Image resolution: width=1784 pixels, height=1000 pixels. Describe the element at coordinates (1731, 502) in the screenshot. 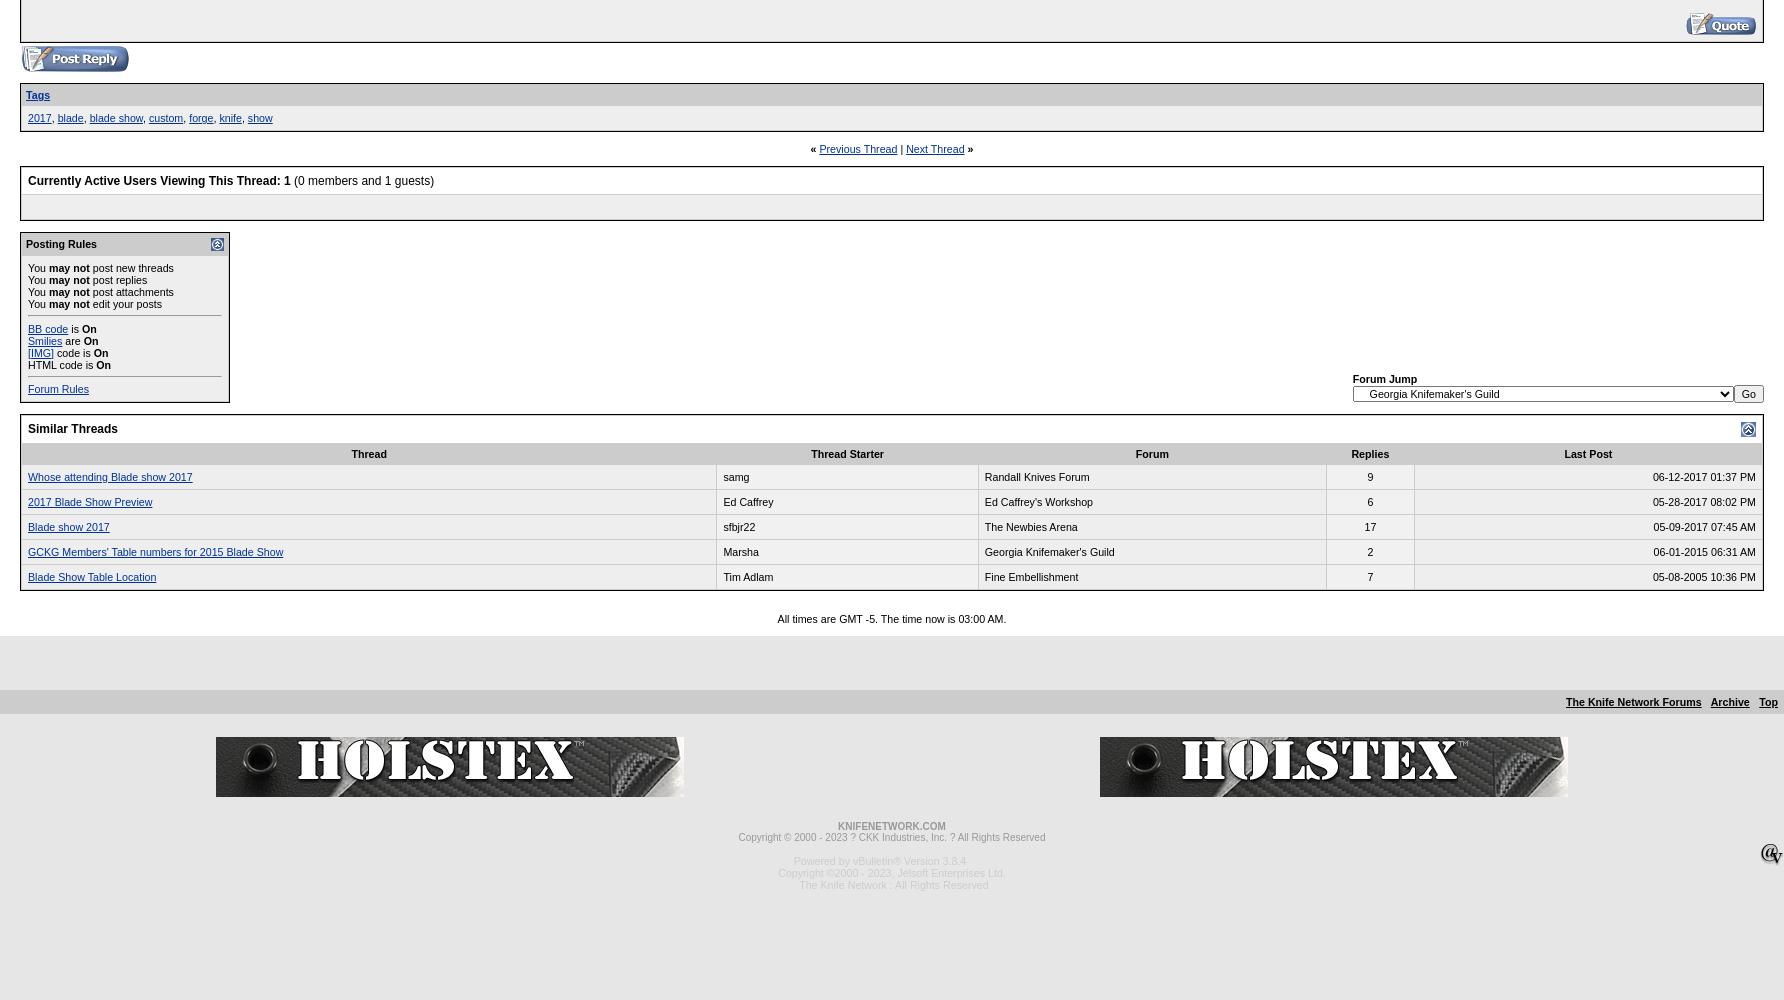

I see `'08:02 PM'` at that location.